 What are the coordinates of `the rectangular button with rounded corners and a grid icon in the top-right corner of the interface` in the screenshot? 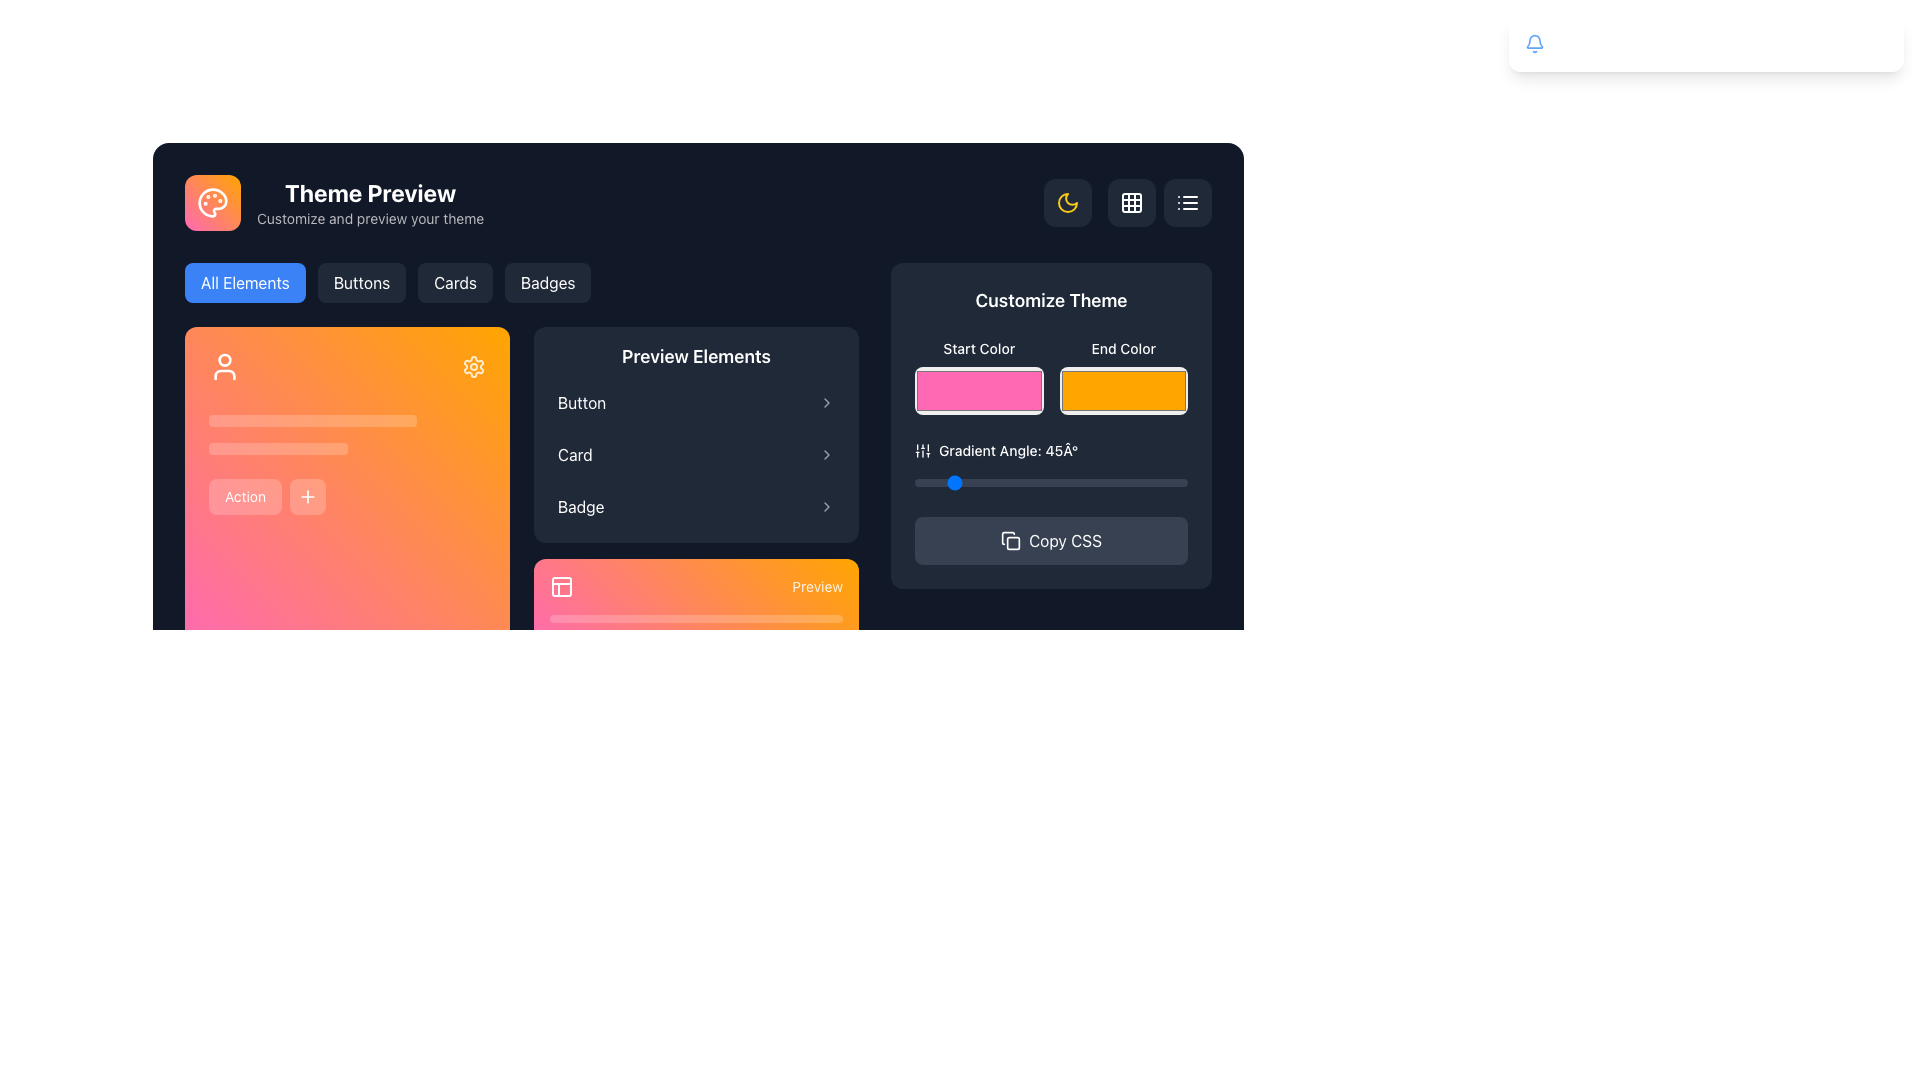 It's located at (1128, 203).